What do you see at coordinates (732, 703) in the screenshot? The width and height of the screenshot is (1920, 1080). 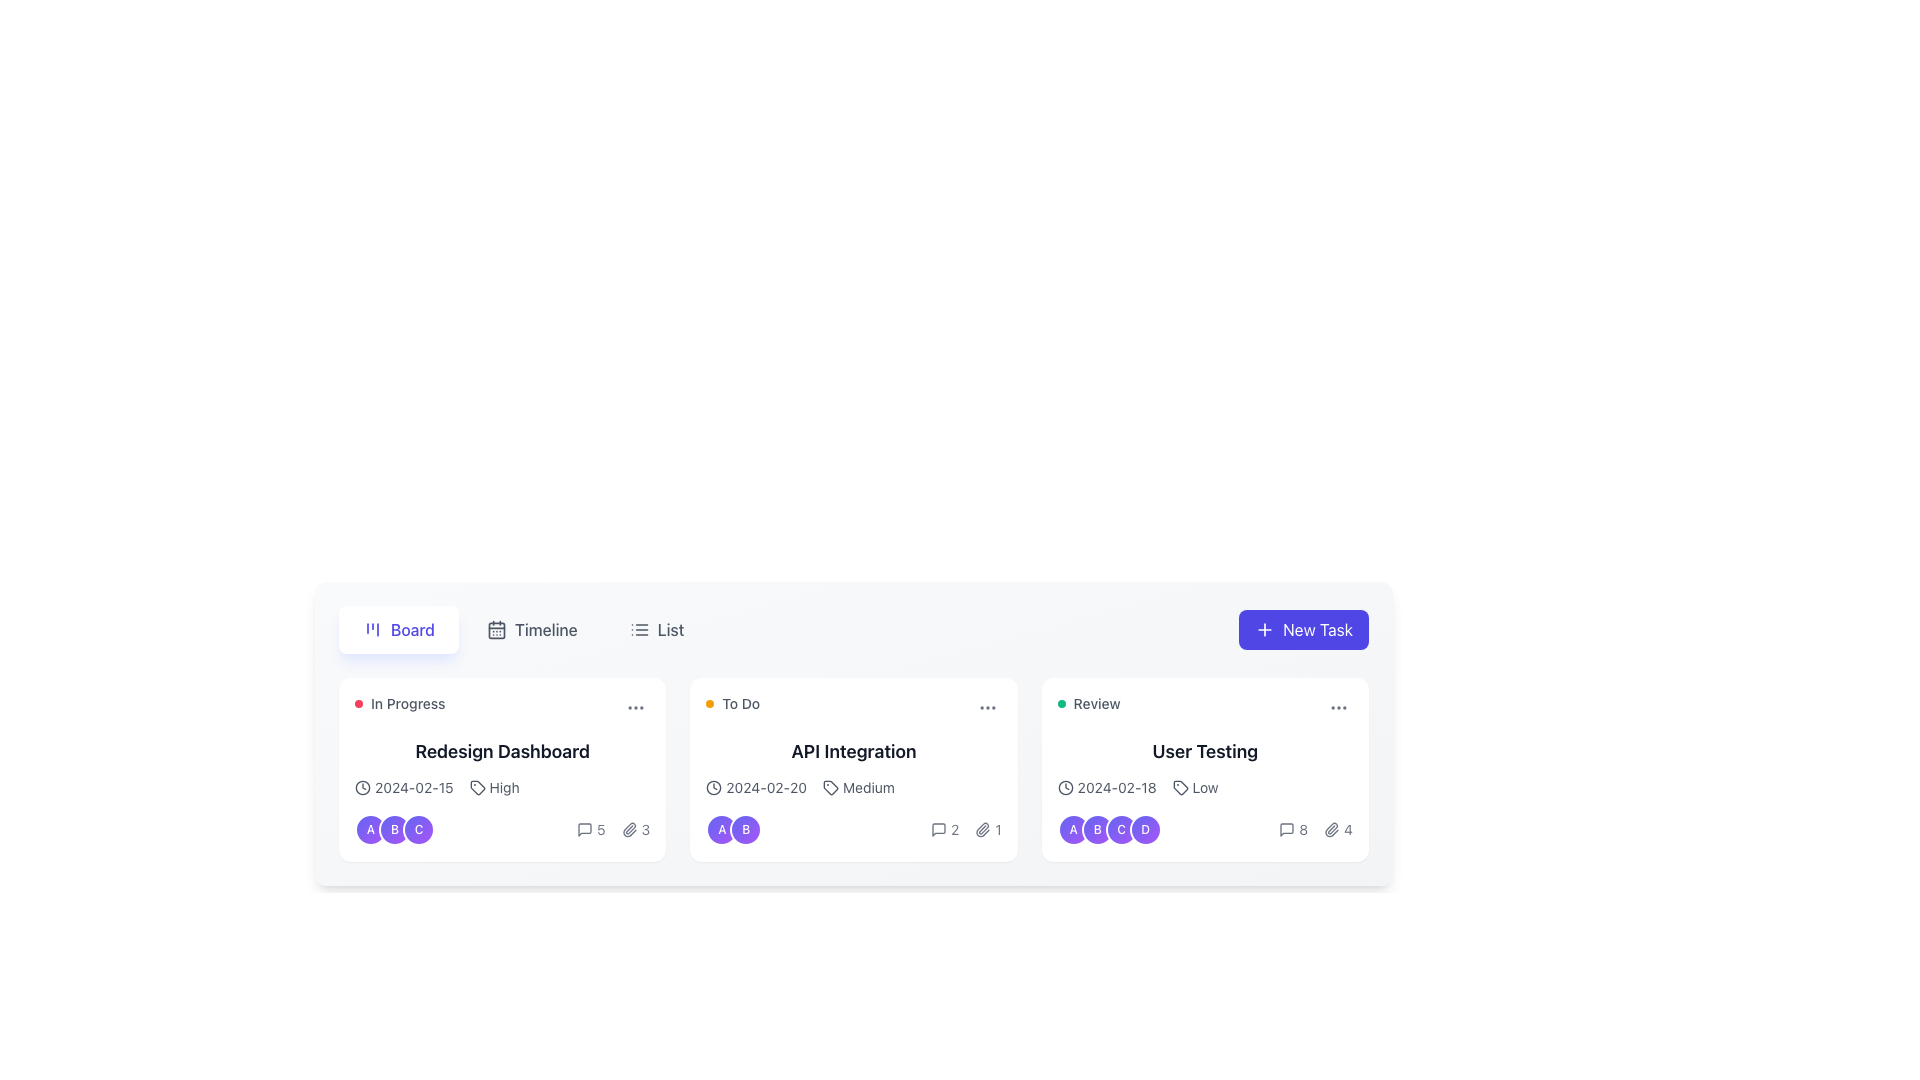 I see `the 'To Do' status label located at the top-left corner of the second task card, which is aligned horizontally with the amber circular indicator` at bounding box center [732, 703].